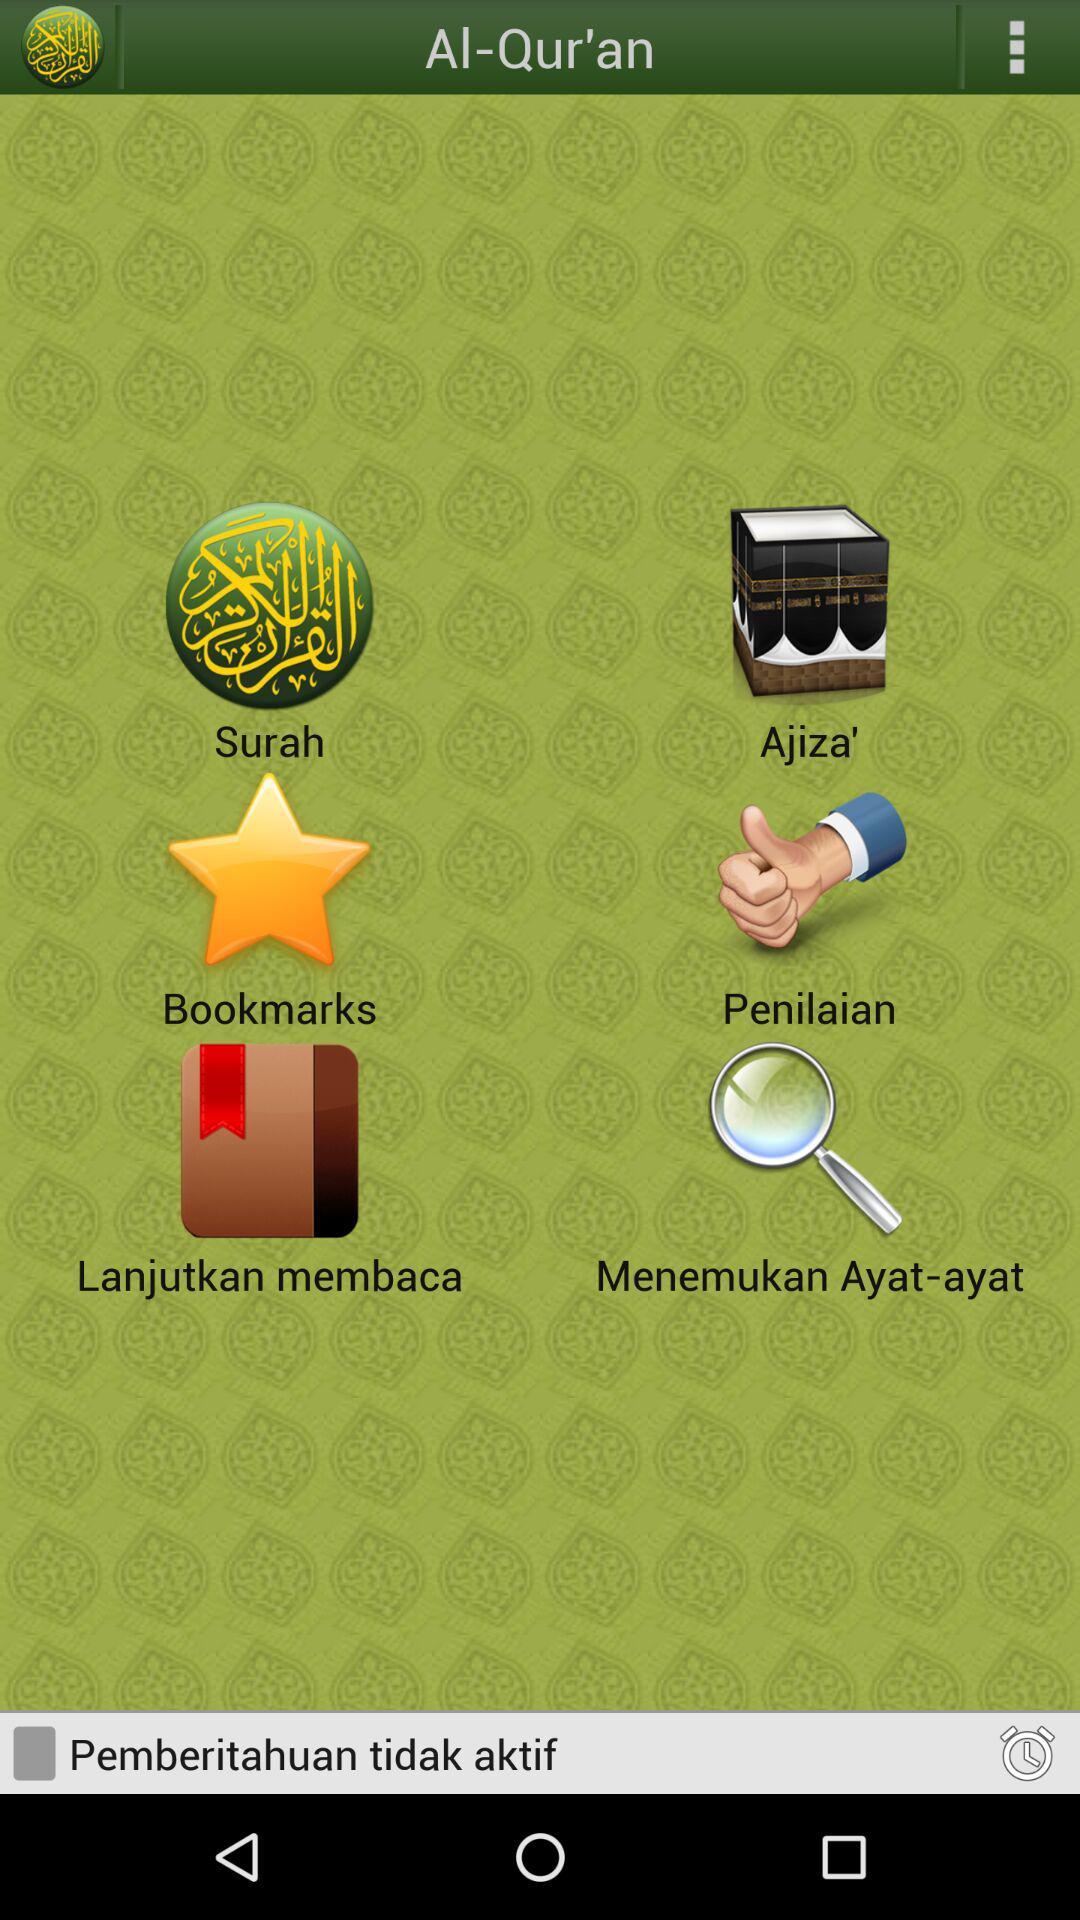 Image resolution: width=1080 pixels, height=1920 pixels. I want to click on the star icon, so click(270, 934).